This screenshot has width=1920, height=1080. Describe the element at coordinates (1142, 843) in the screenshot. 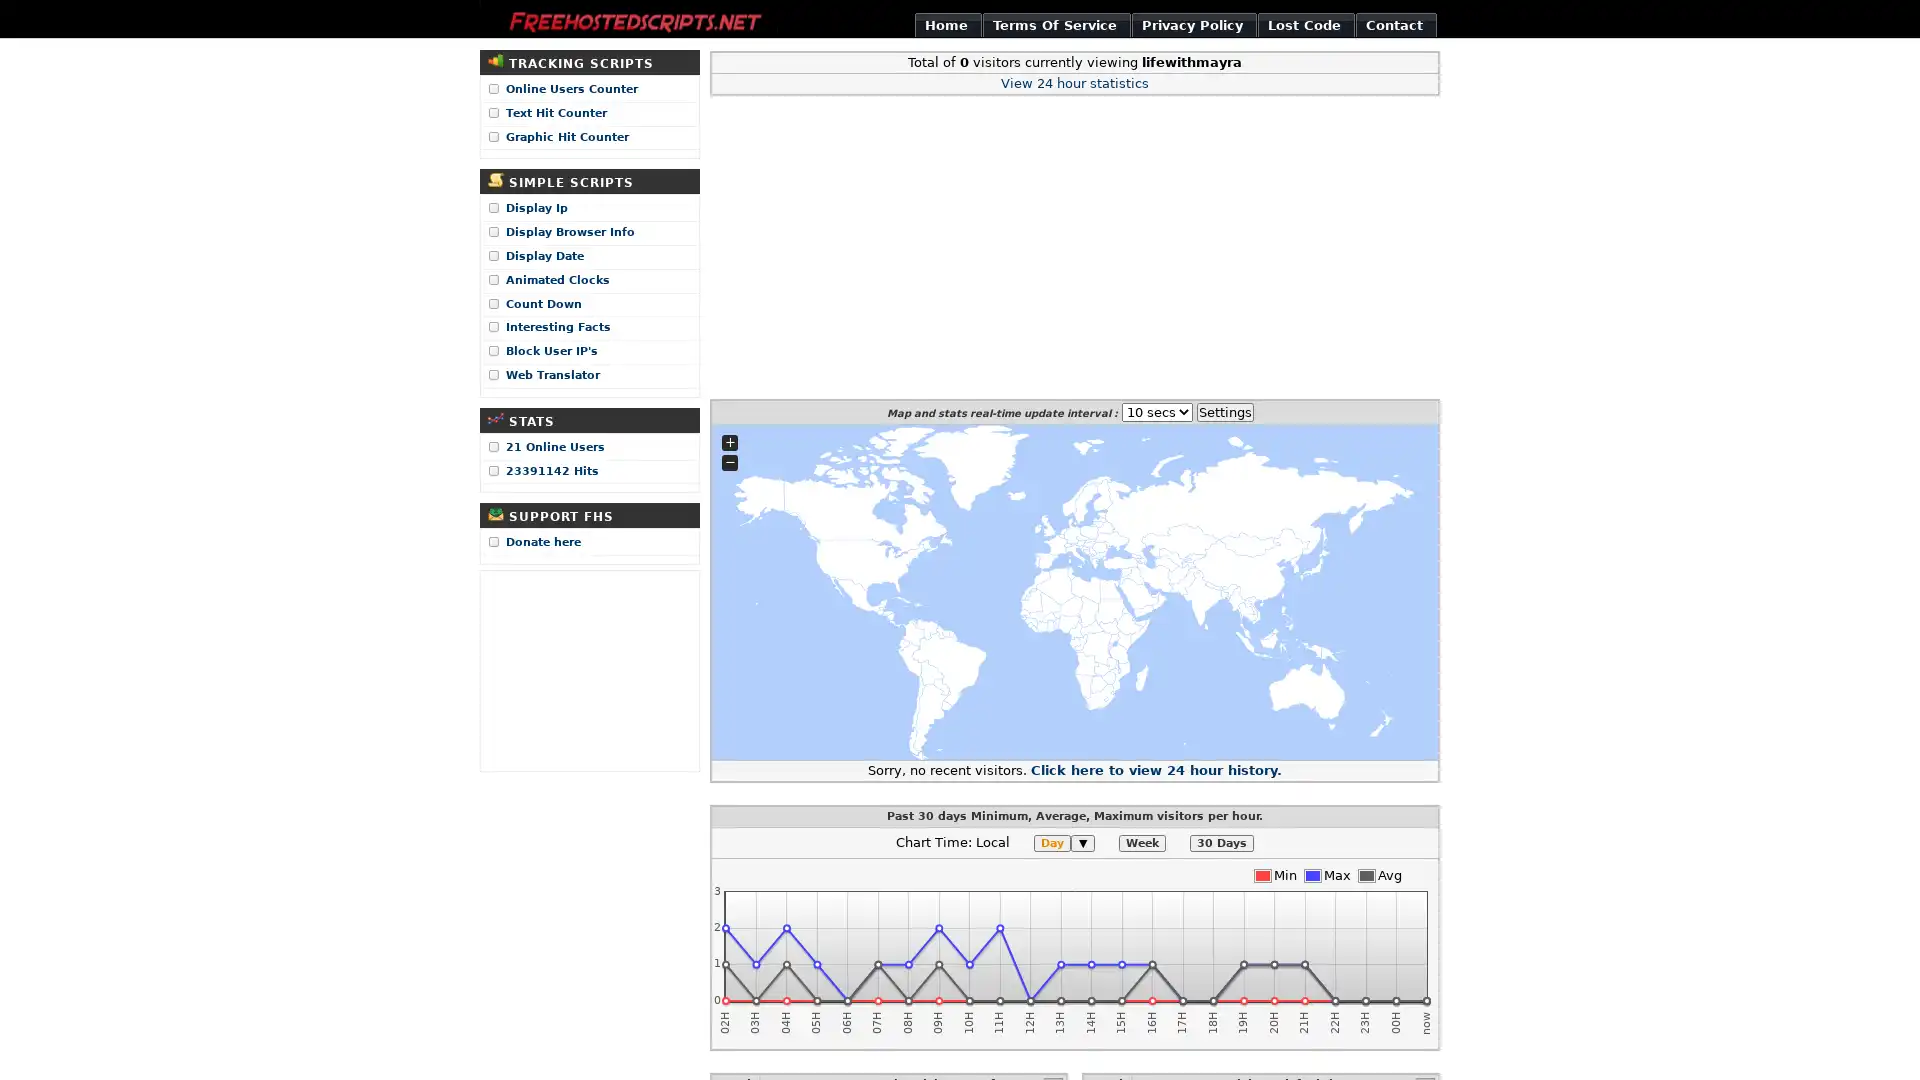

I see `Week` at that location.